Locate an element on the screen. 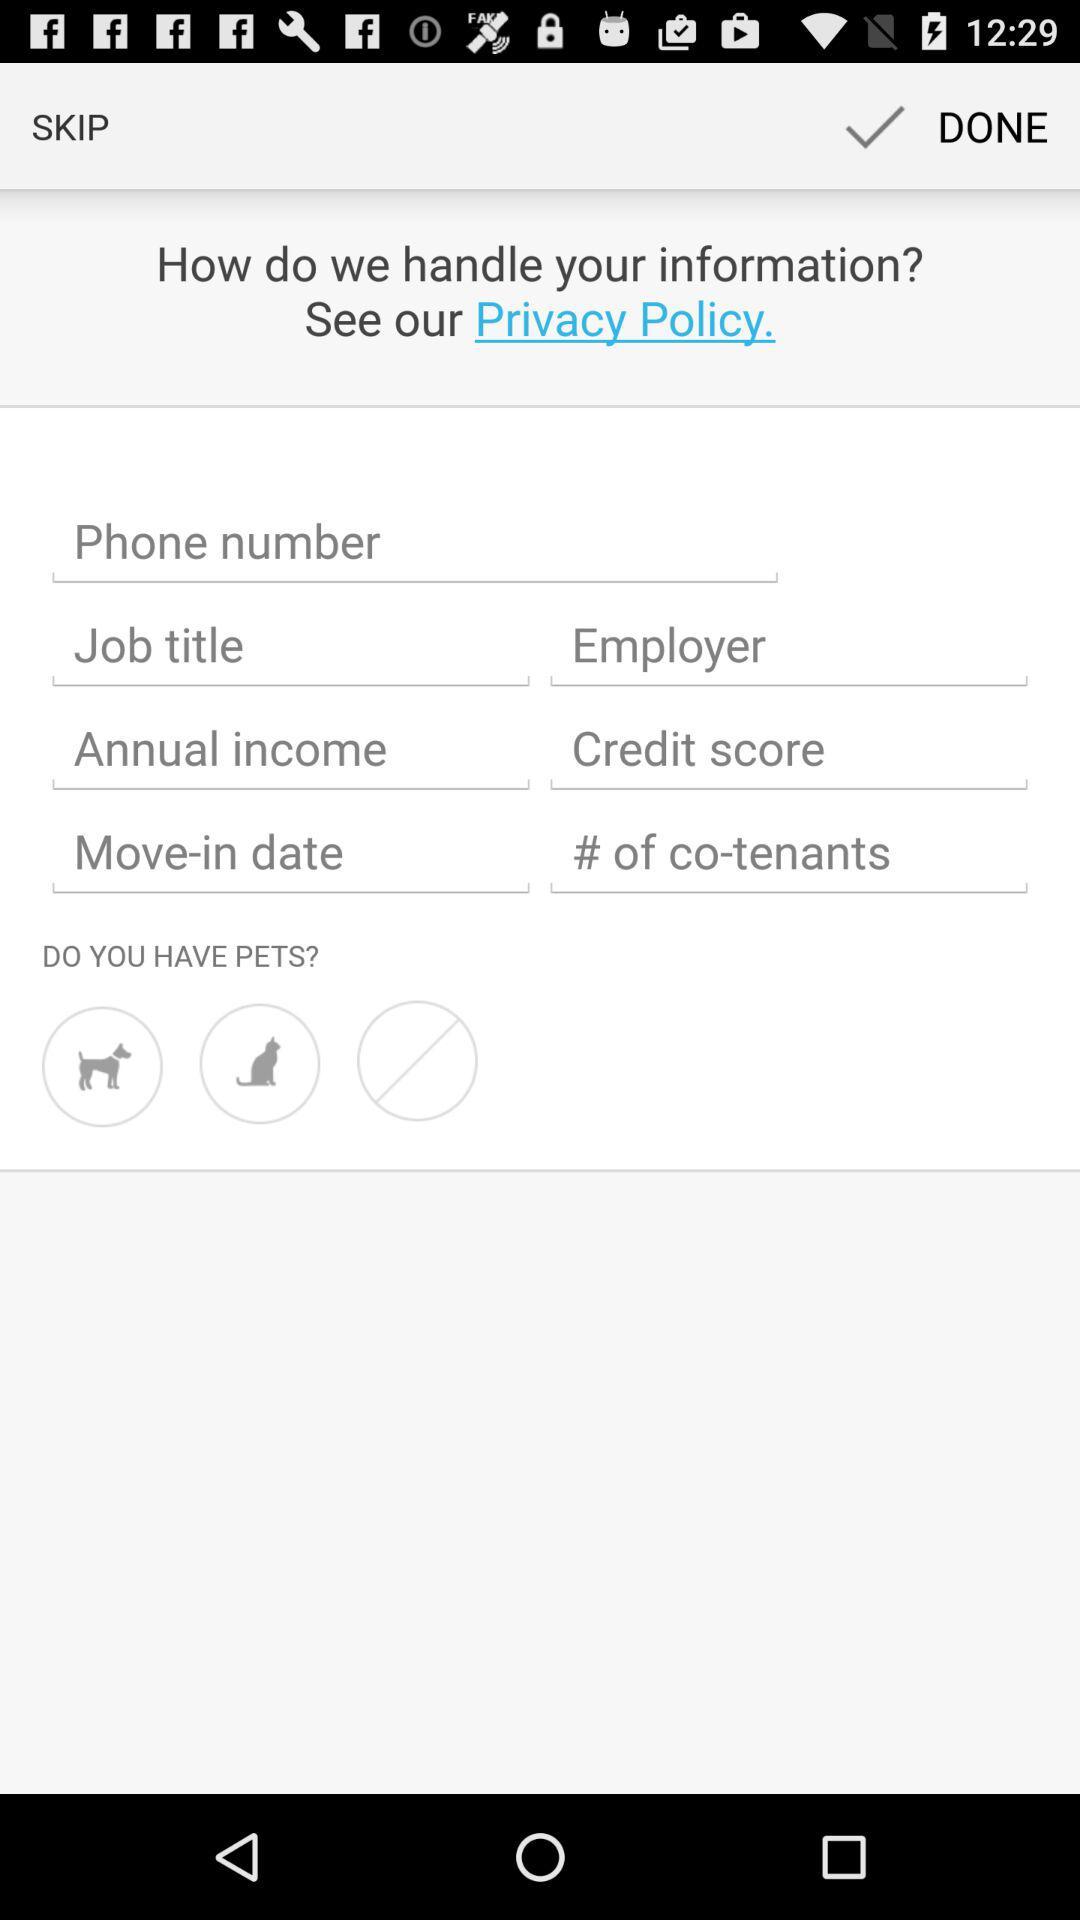 The width and height of the screenshot is (1080, 1920). none is located at coordinates (416, 1059).